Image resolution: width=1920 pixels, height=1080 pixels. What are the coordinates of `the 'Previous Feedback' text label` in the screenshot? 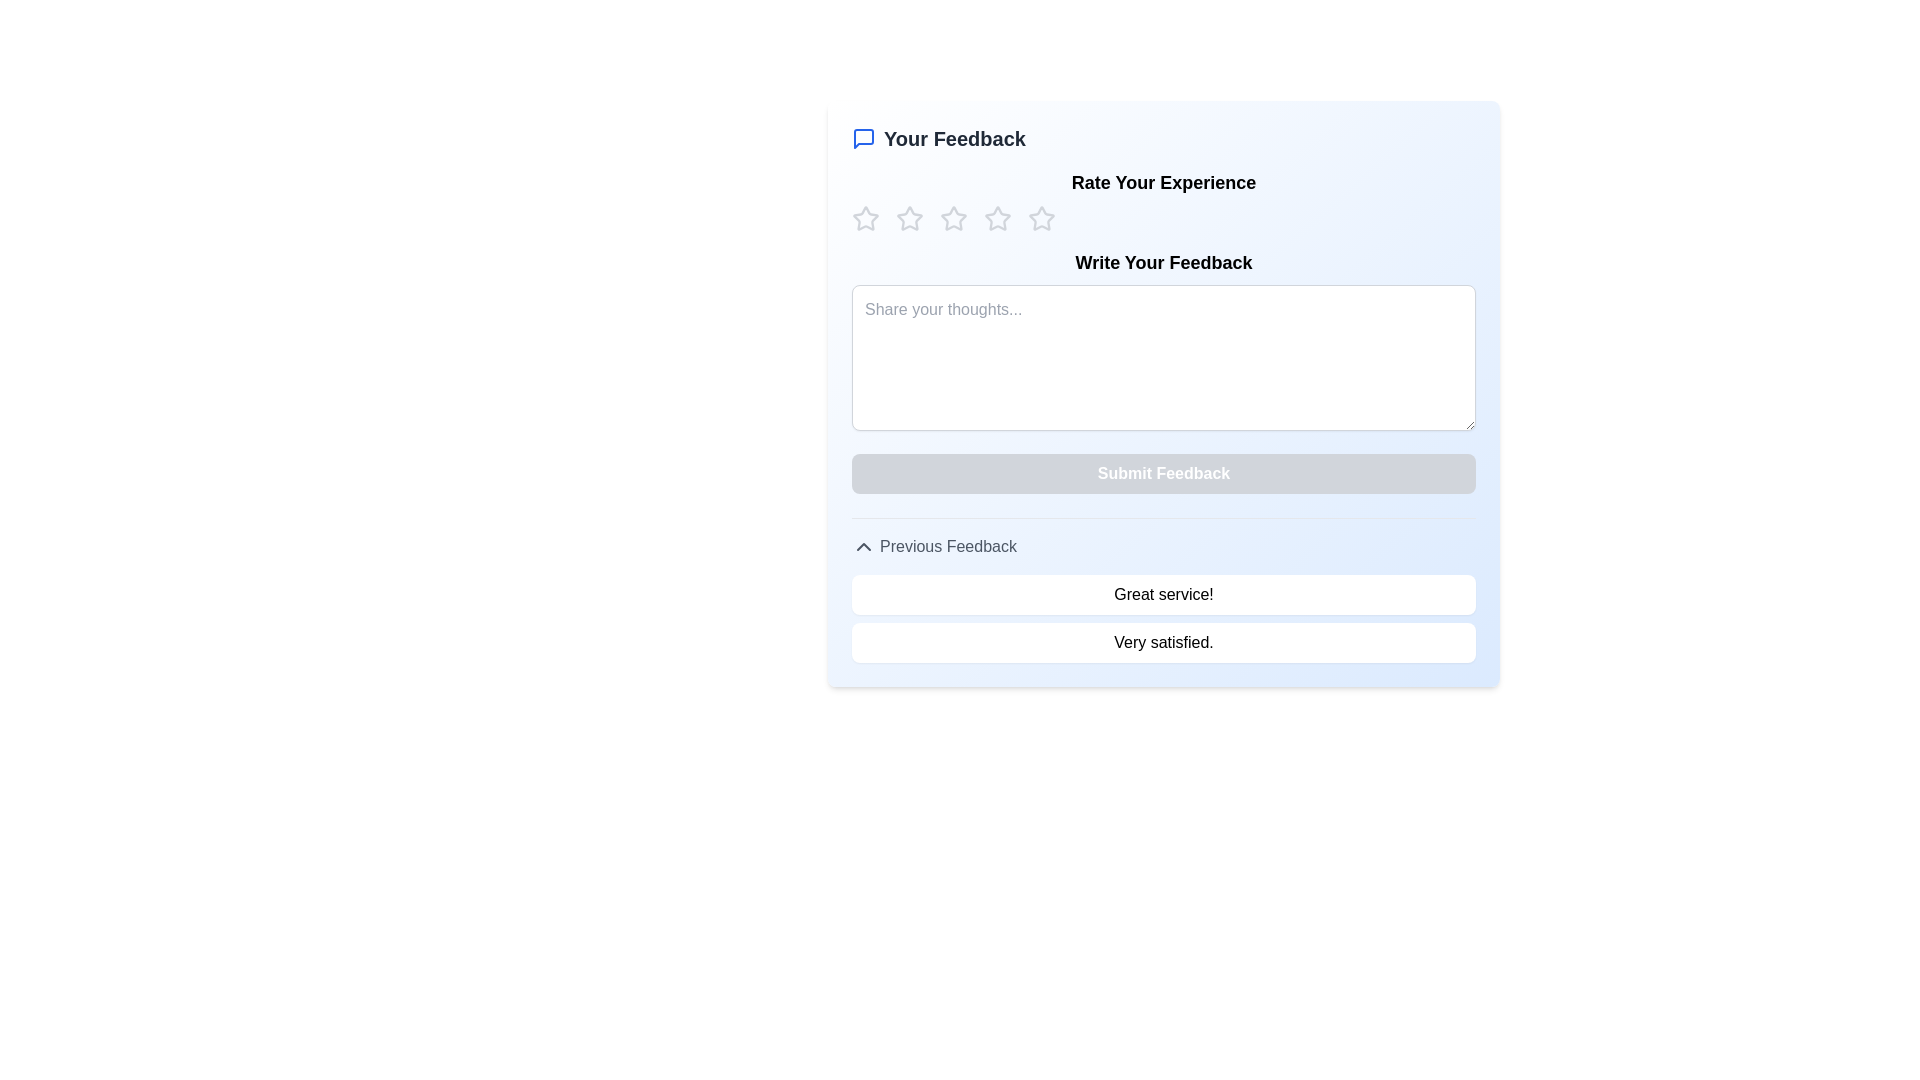 It's located at (947, 547).